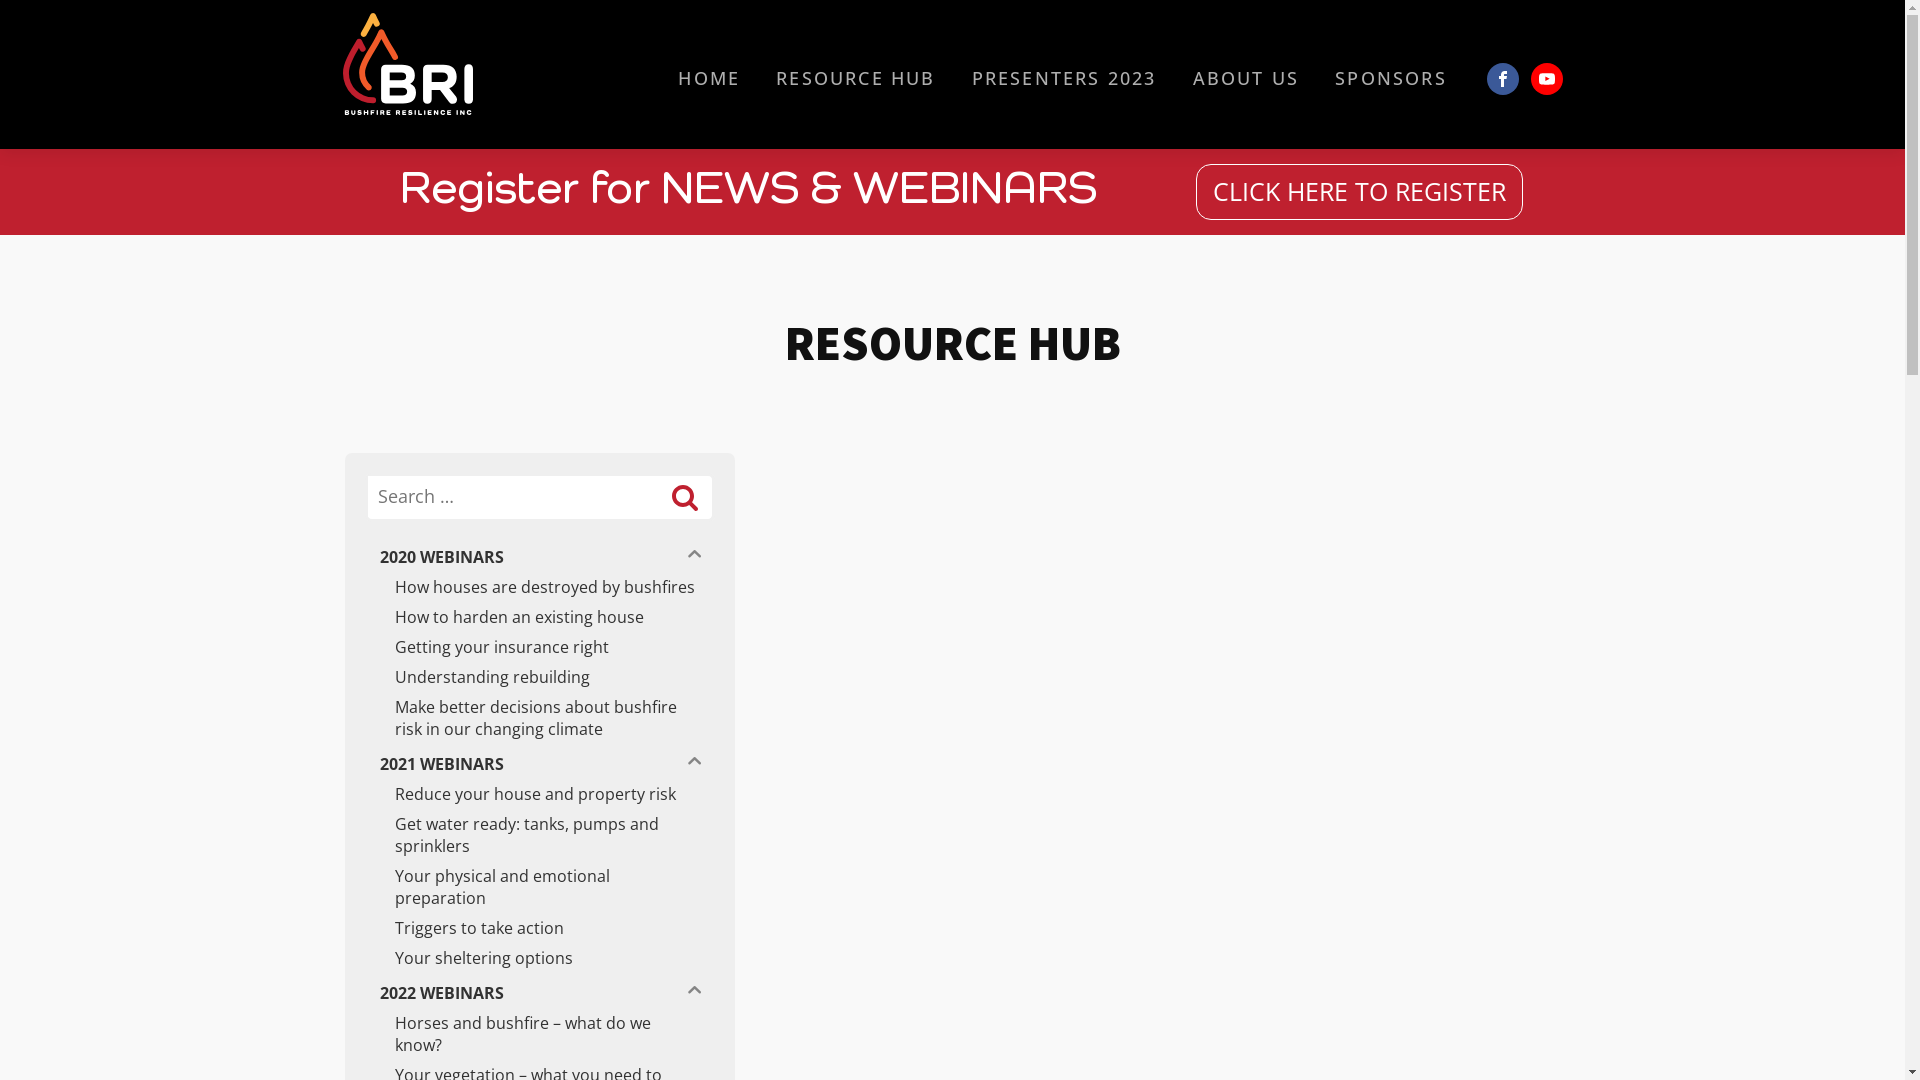 The image size is (1920, 1080). I want to click on 'HOME', so click(709, 77).